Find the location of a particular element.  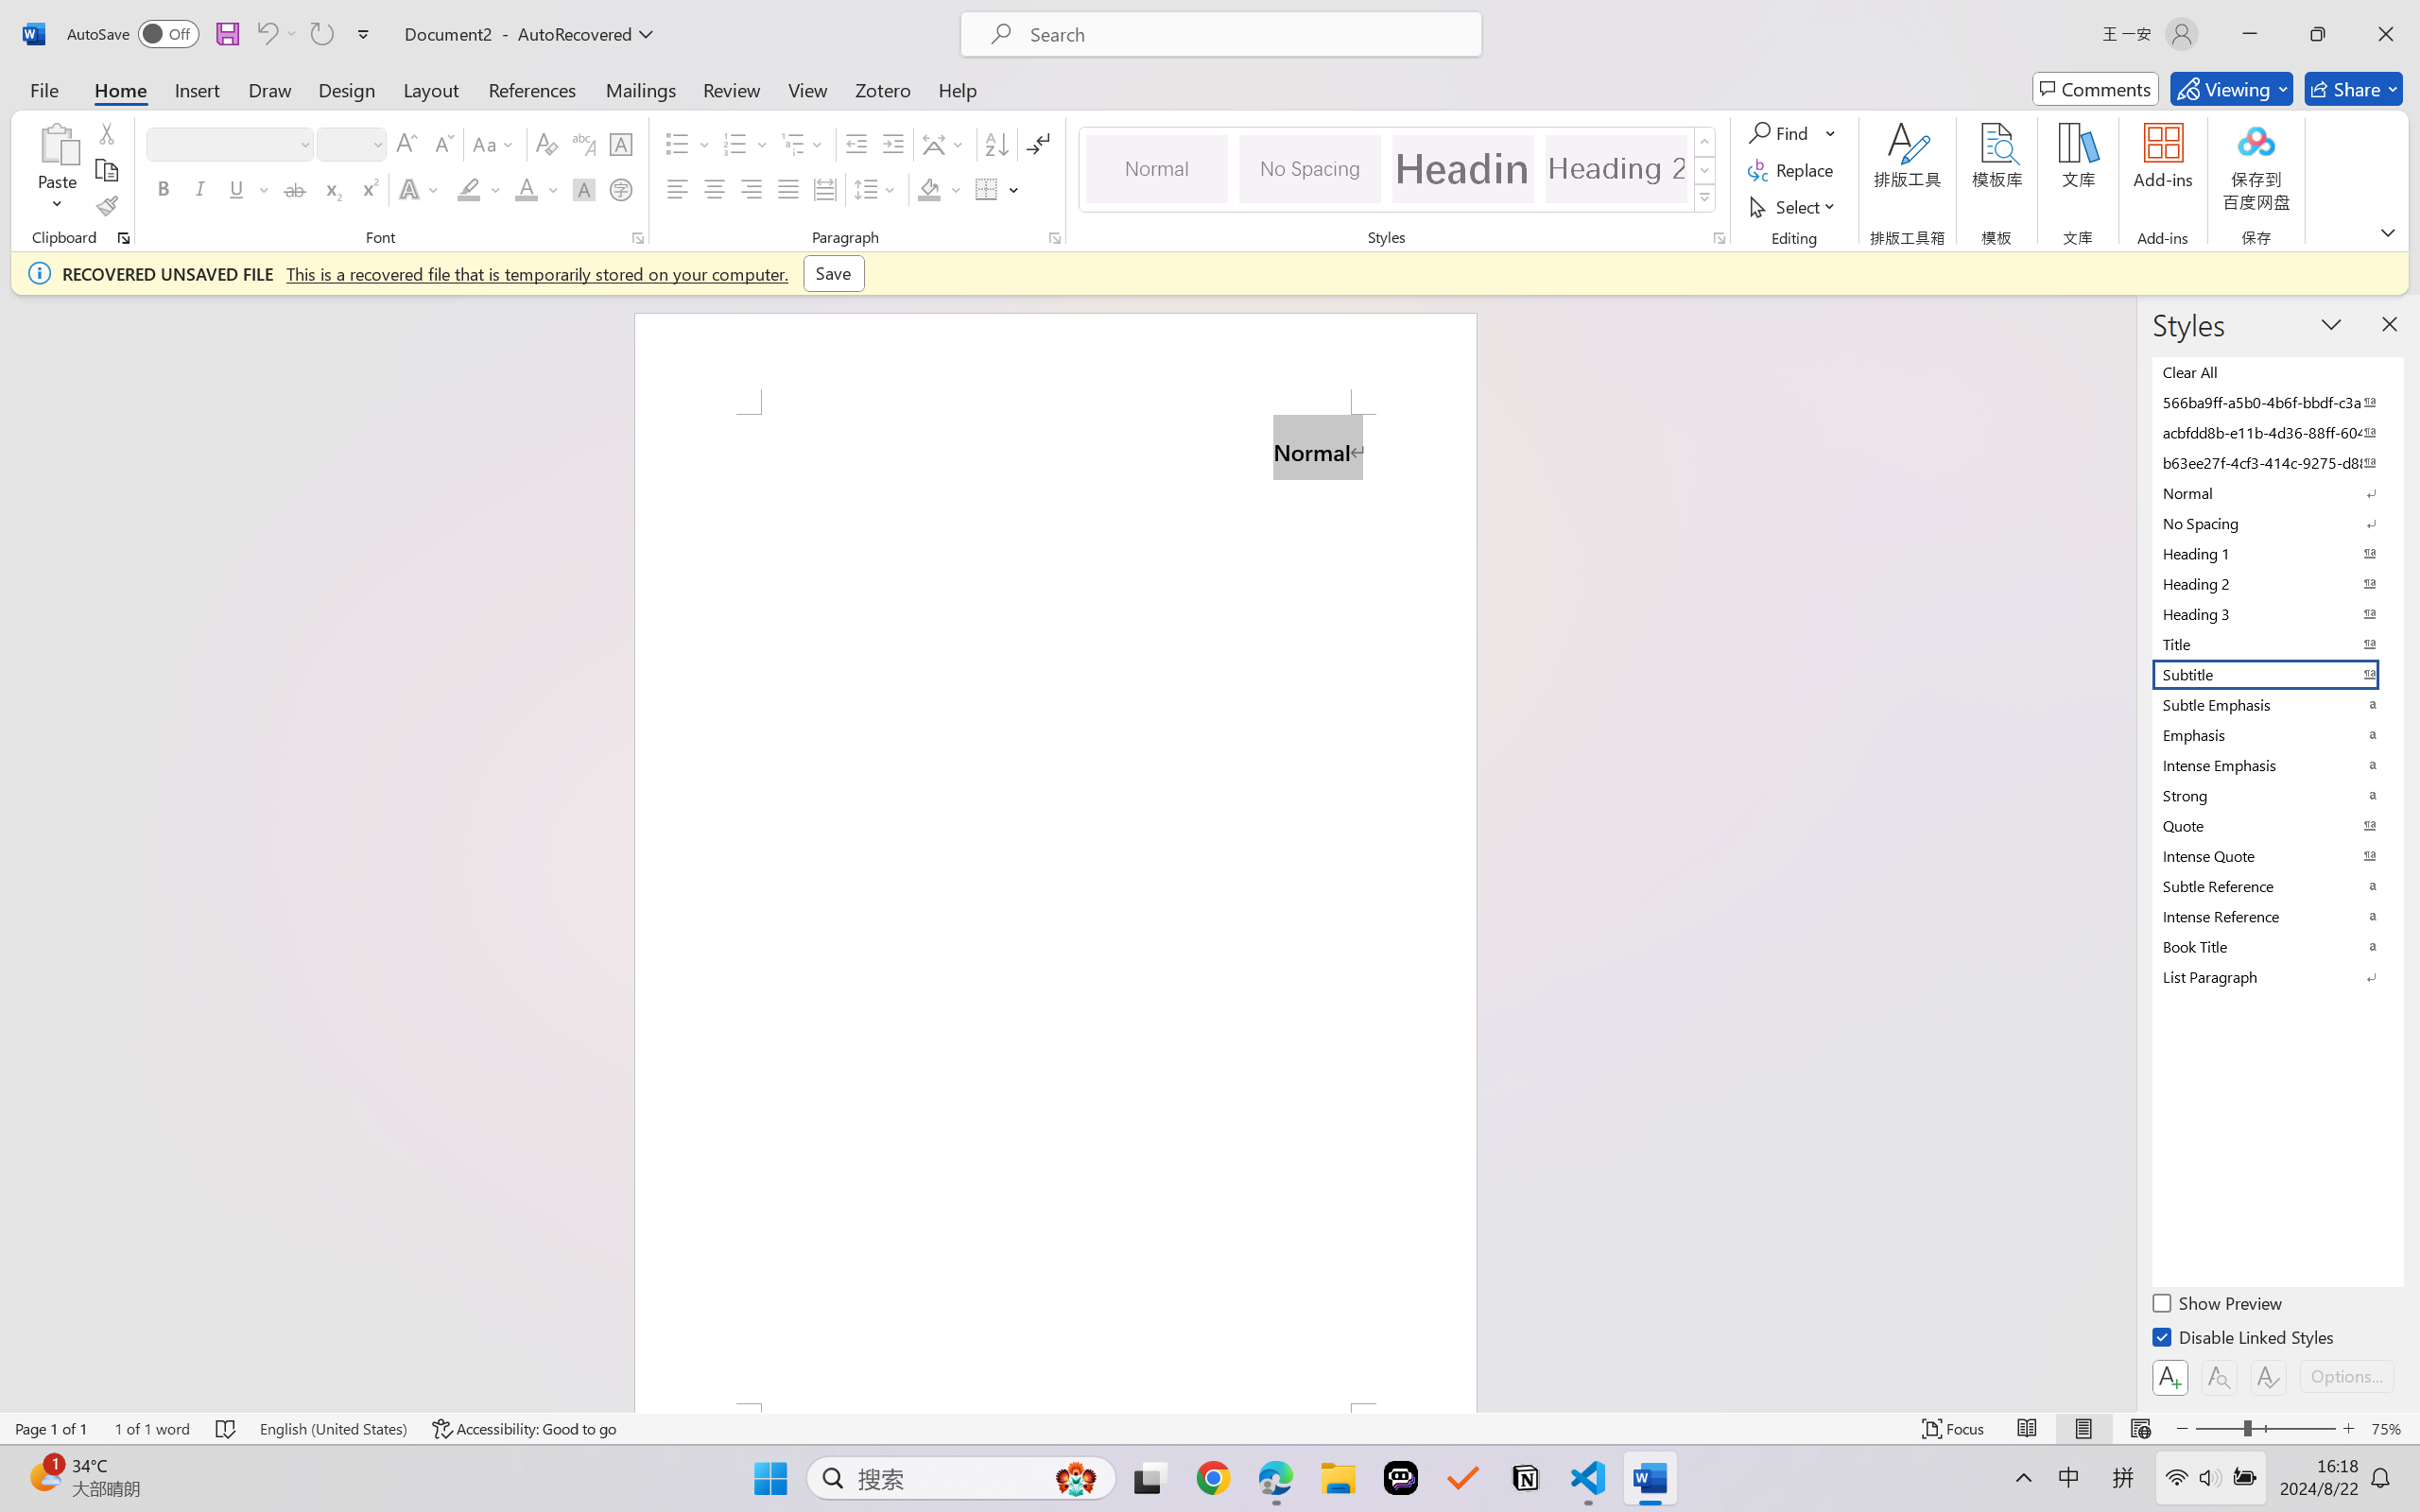

'Heading 2' is located at coordinates (1616, 168).